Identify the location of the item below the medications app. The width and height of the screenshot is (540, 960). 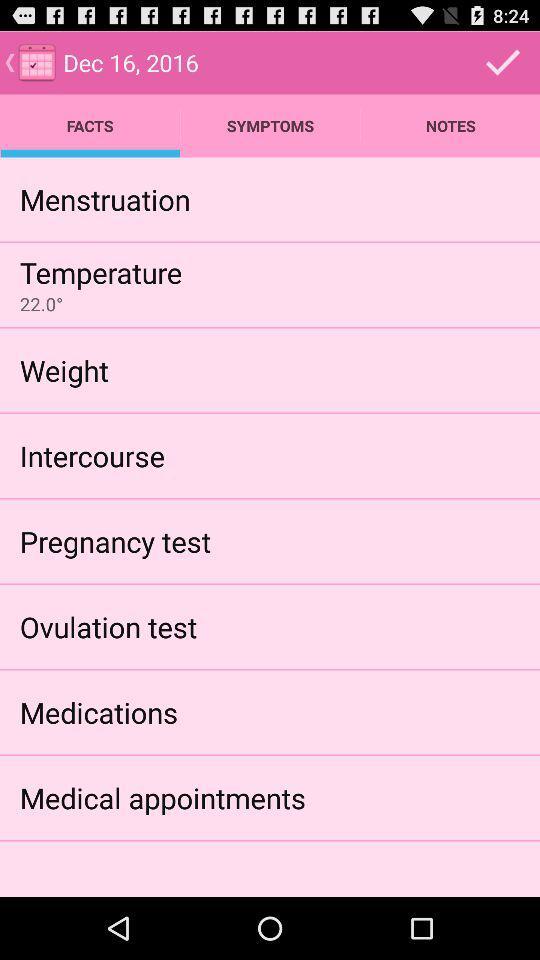
(161, 797).